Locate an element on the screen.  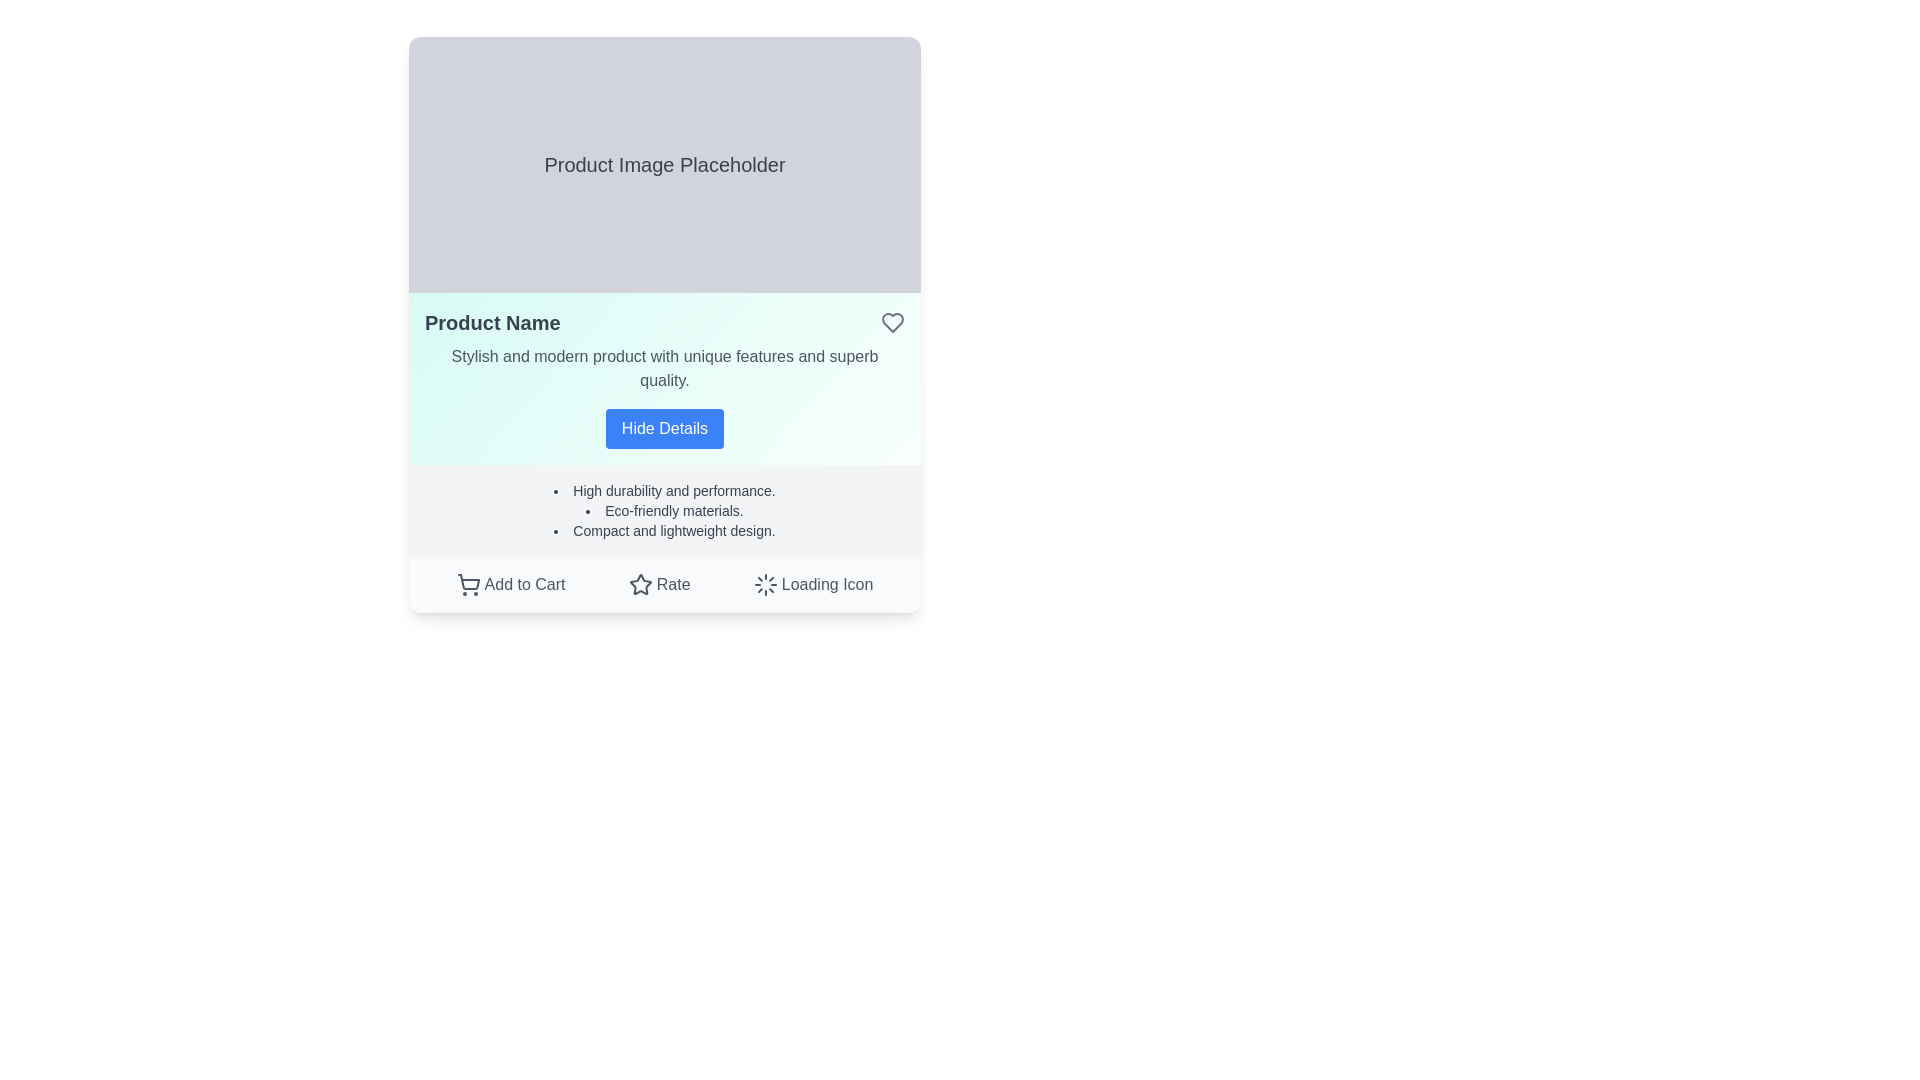
the Loader Icon located at the bottom right corner of the card-like interface, adjacent to the 'Loading Icon' label is located at coordinates (764, 585).